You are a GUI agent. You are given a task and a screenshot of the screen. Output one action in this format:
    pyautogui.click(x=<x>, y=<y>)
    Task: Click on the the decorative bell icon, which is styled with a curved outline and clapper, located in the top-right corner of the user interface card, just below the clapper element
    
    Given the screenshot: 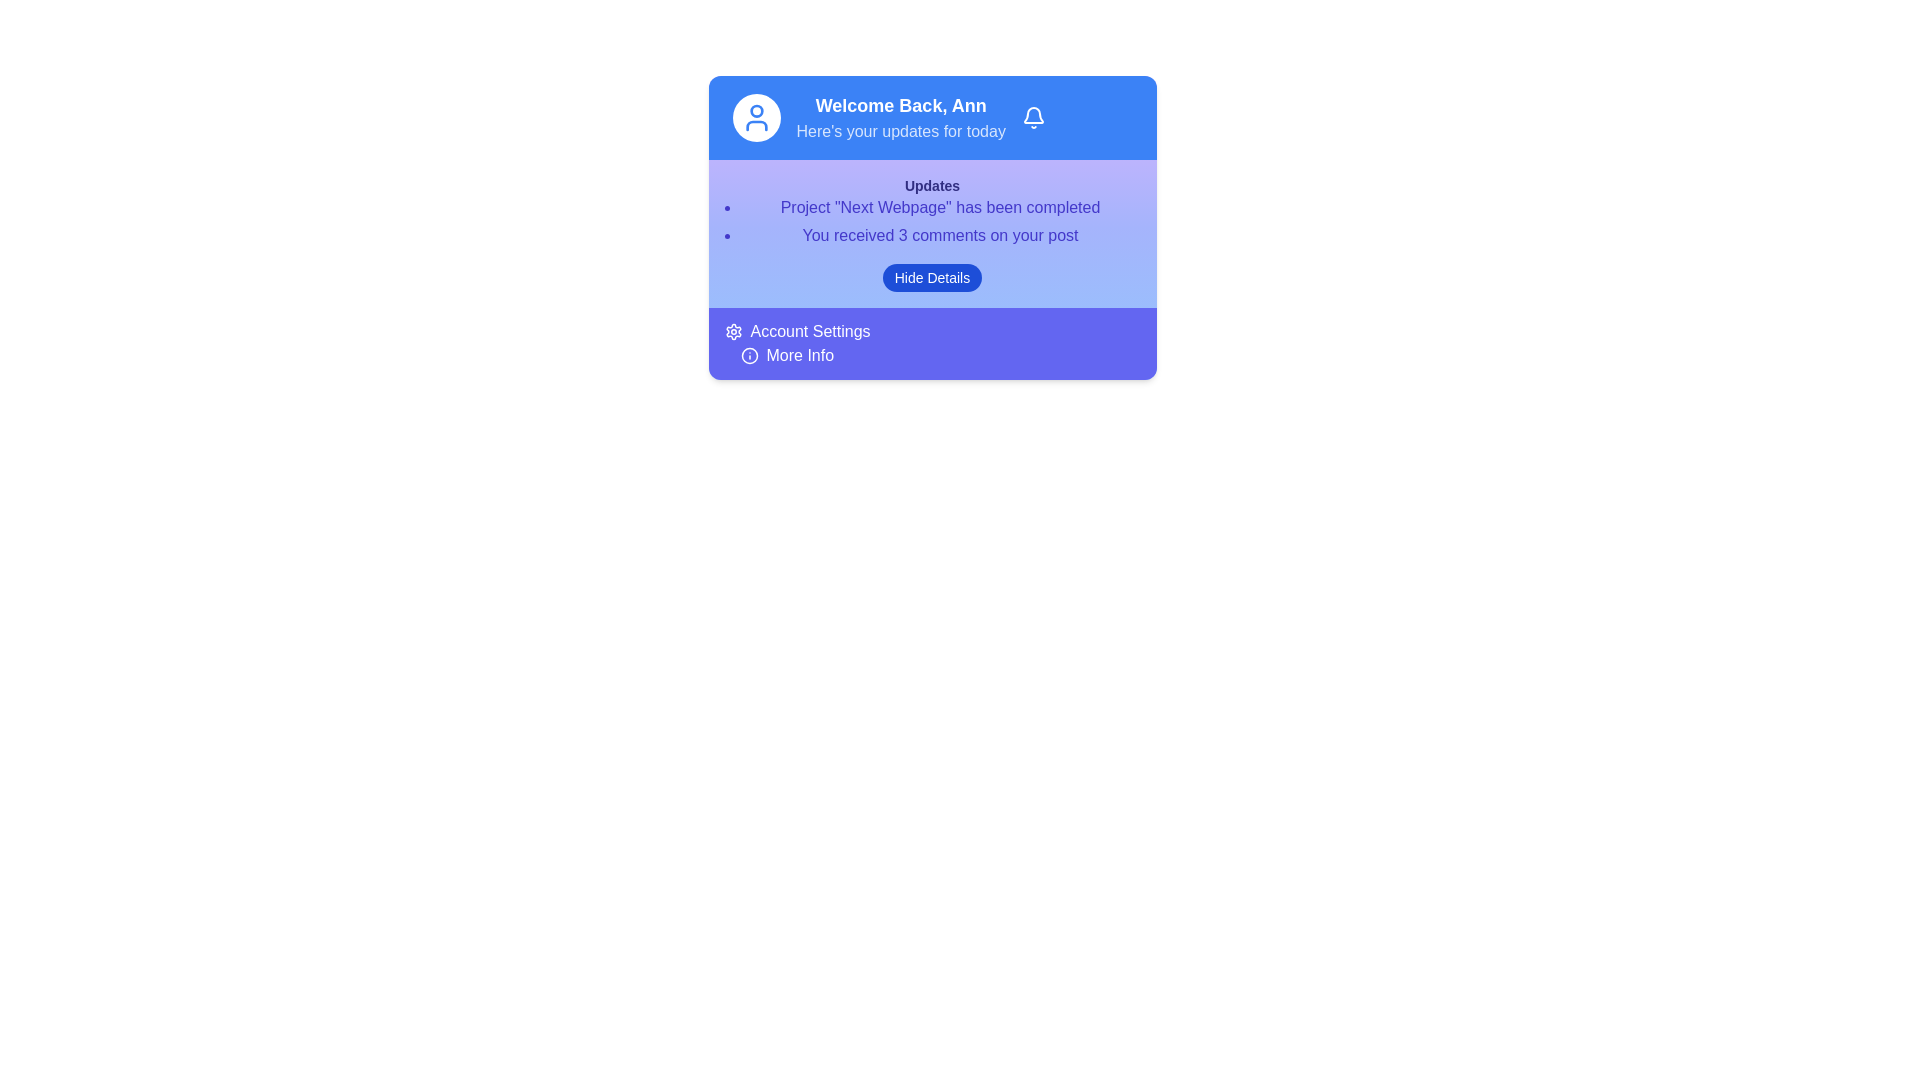 What is the action you would take?
    pyautogui.click(x=1033, y=115)
    